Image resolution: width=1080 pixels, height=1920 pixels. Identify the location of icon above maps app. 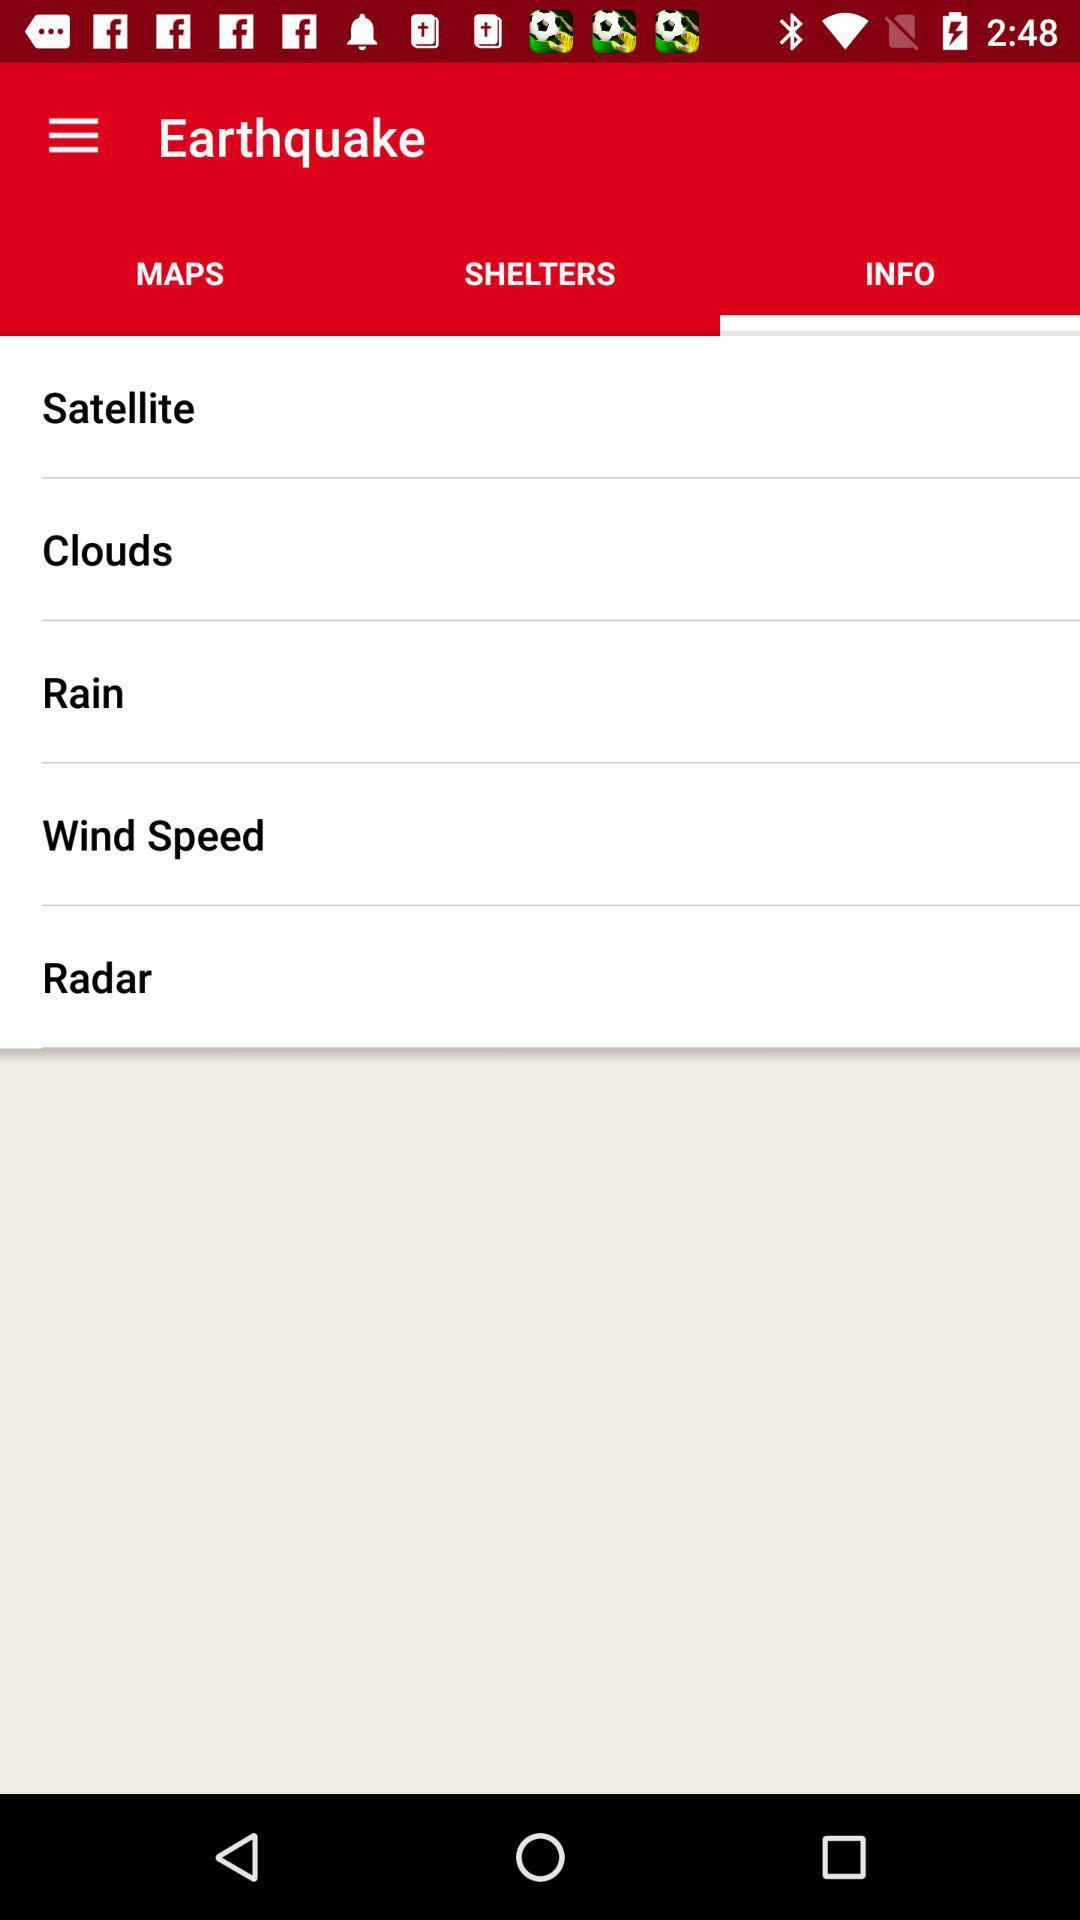
(72, 135).